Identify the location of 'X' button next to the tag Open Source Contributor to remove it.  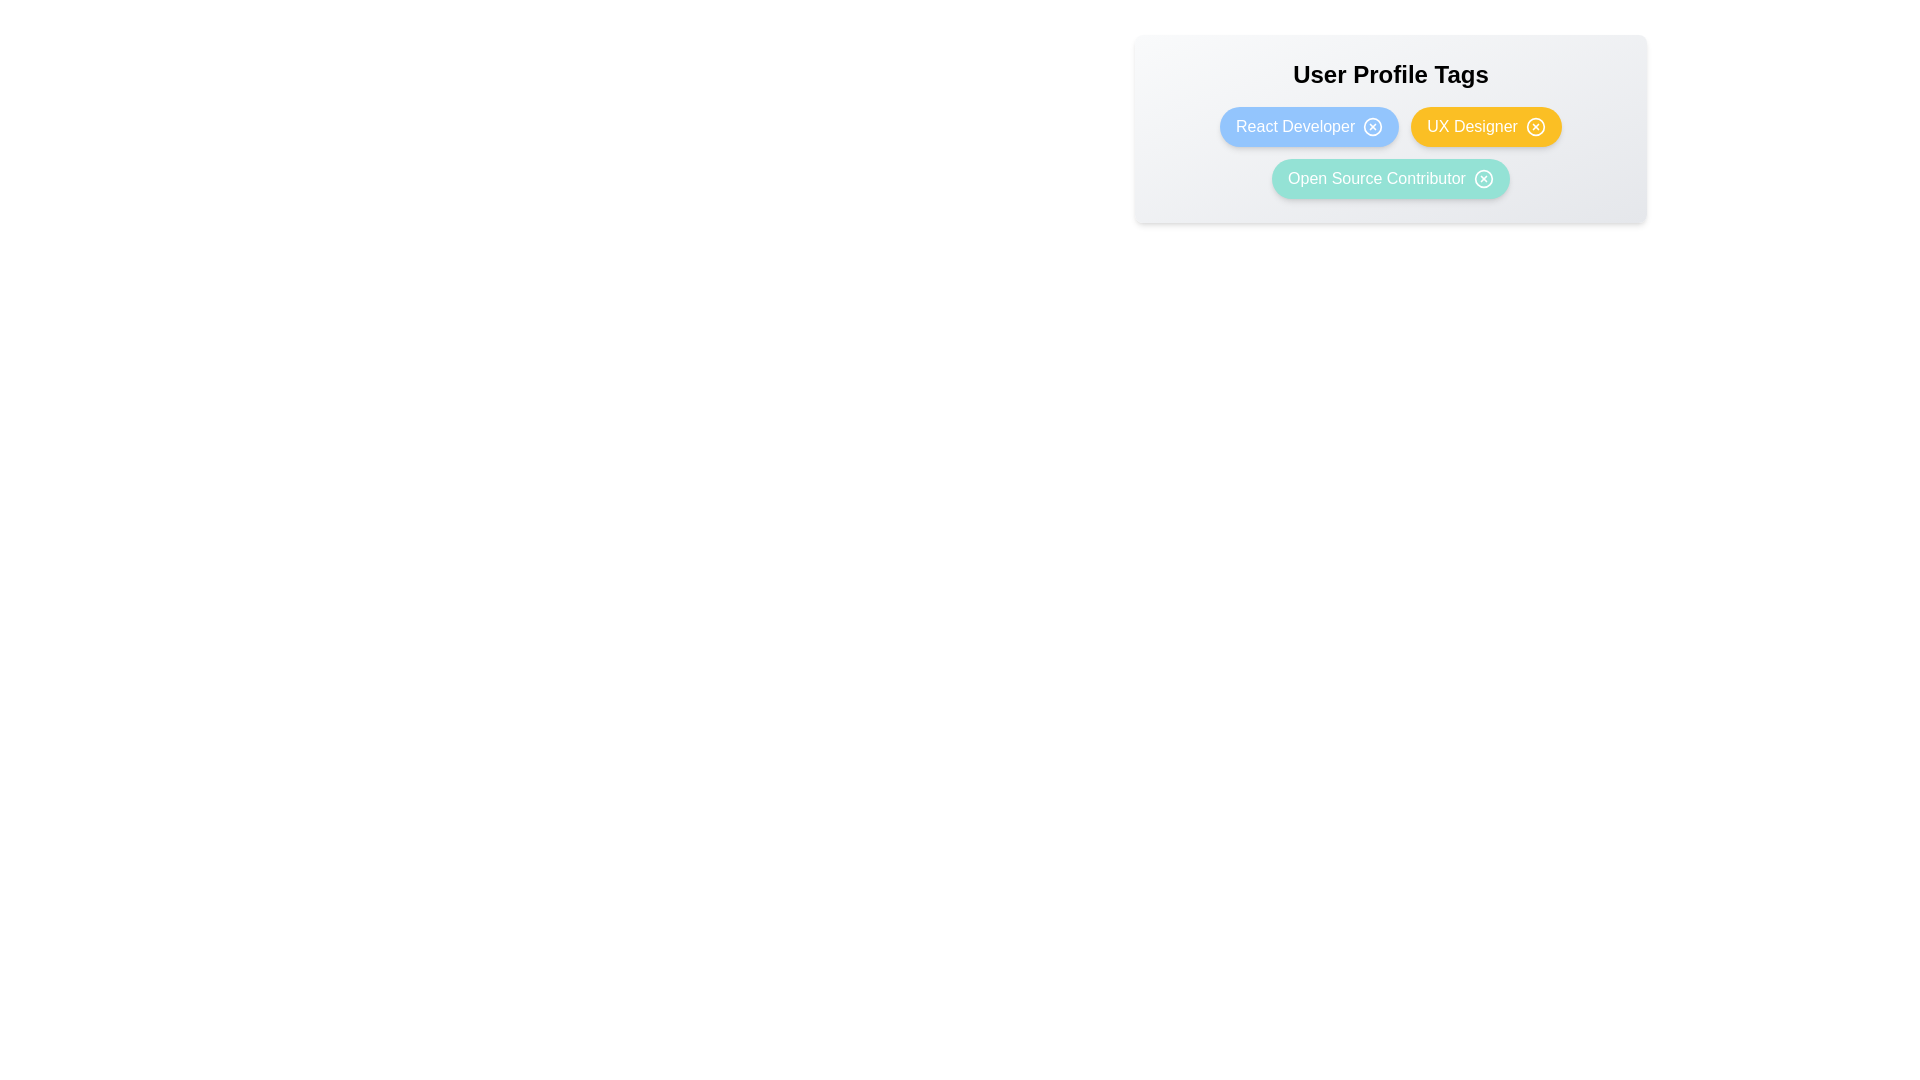
(1483, 177).